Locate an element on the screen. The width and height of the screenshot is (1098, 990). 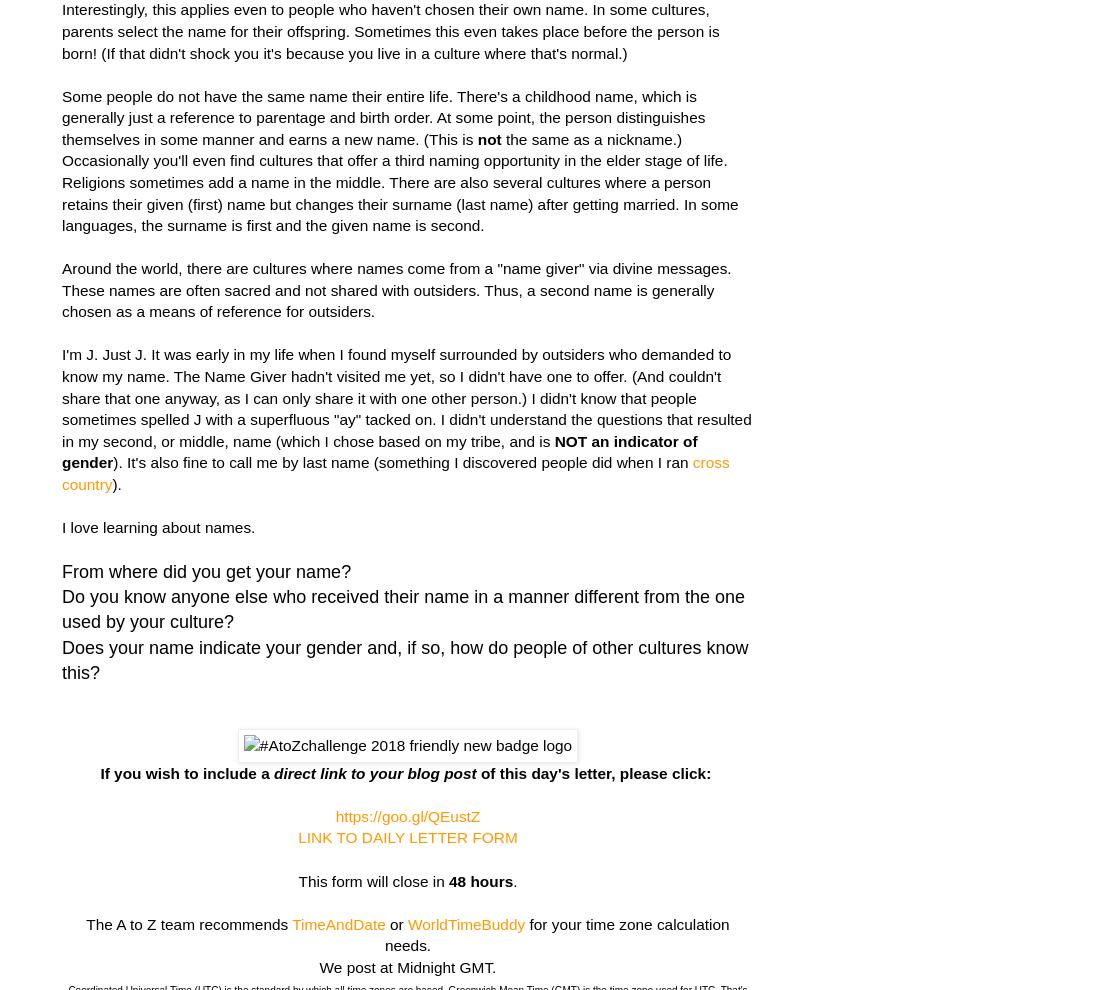
').' is located at coordinates (116, 483).